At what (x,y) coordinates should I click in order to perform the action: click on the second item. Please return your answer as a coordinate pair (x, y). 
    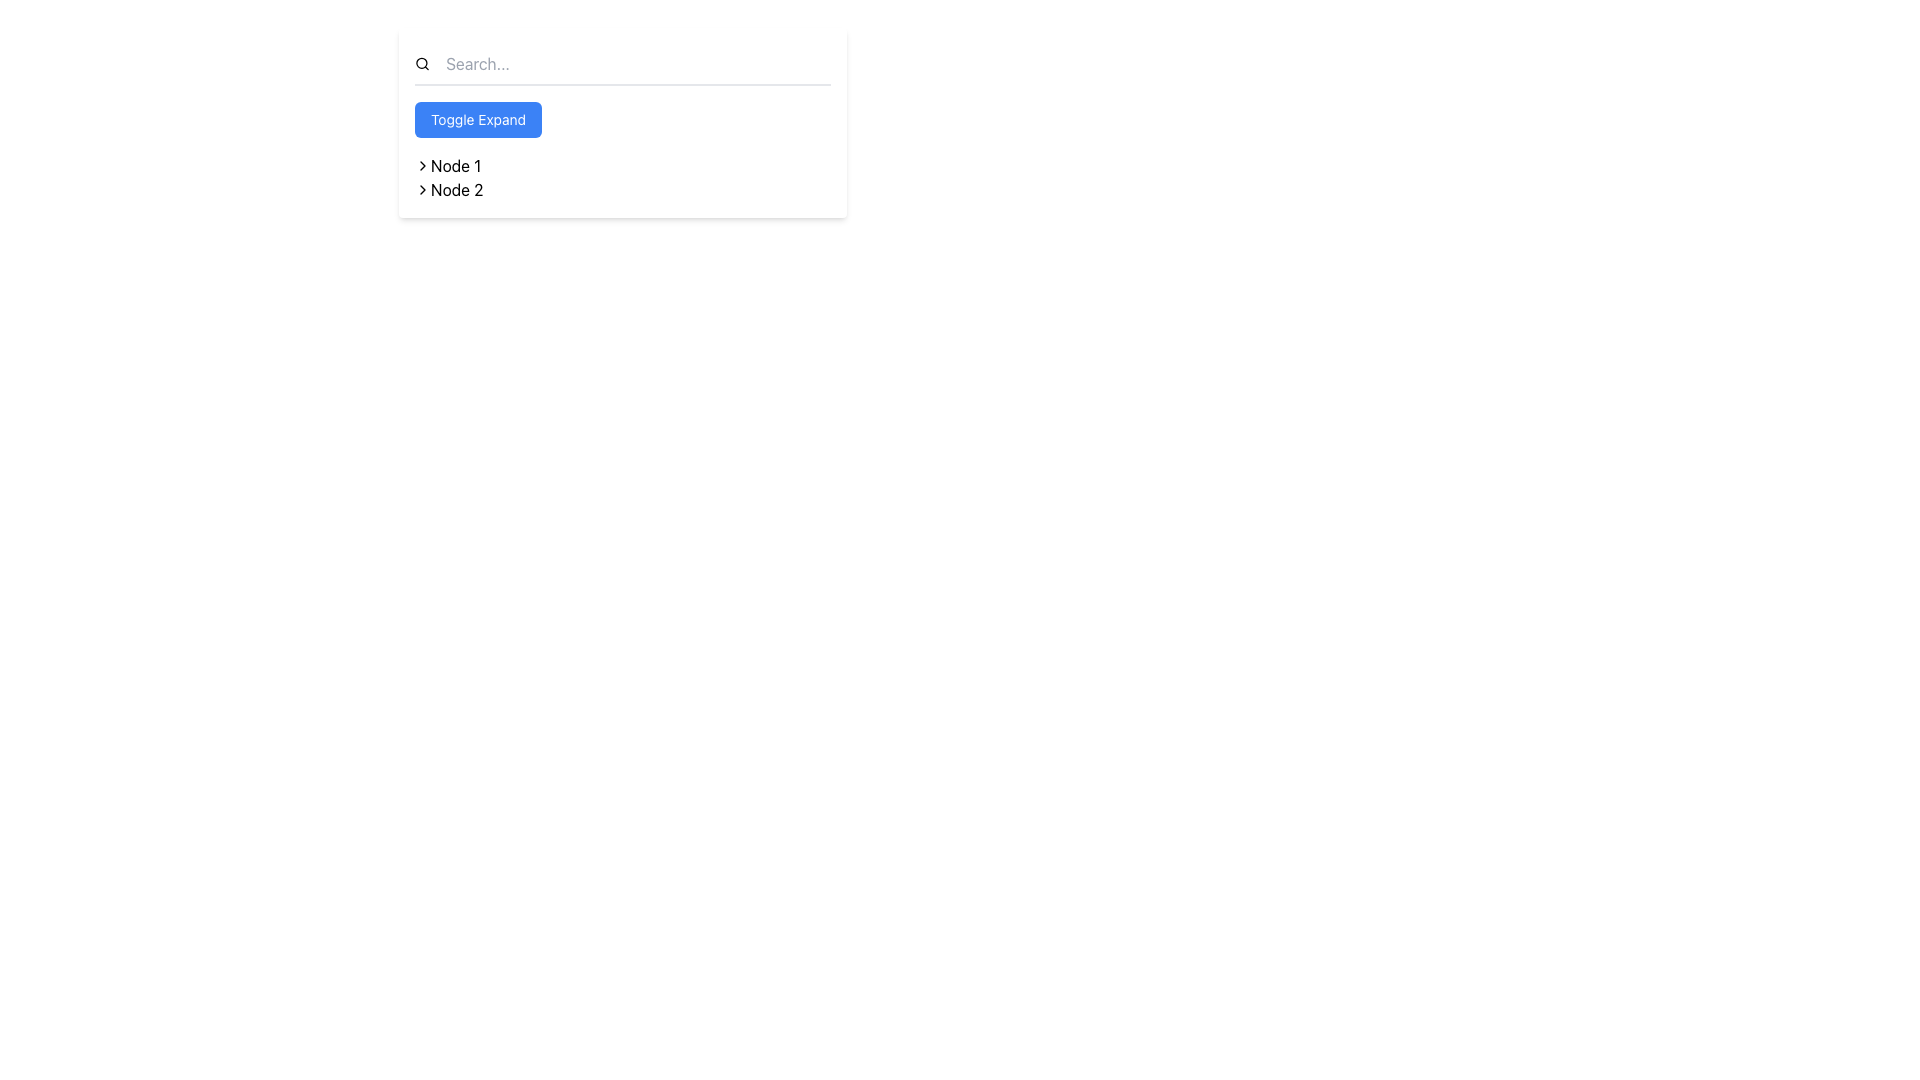
    Looking at the image, I should click on (456, 189).